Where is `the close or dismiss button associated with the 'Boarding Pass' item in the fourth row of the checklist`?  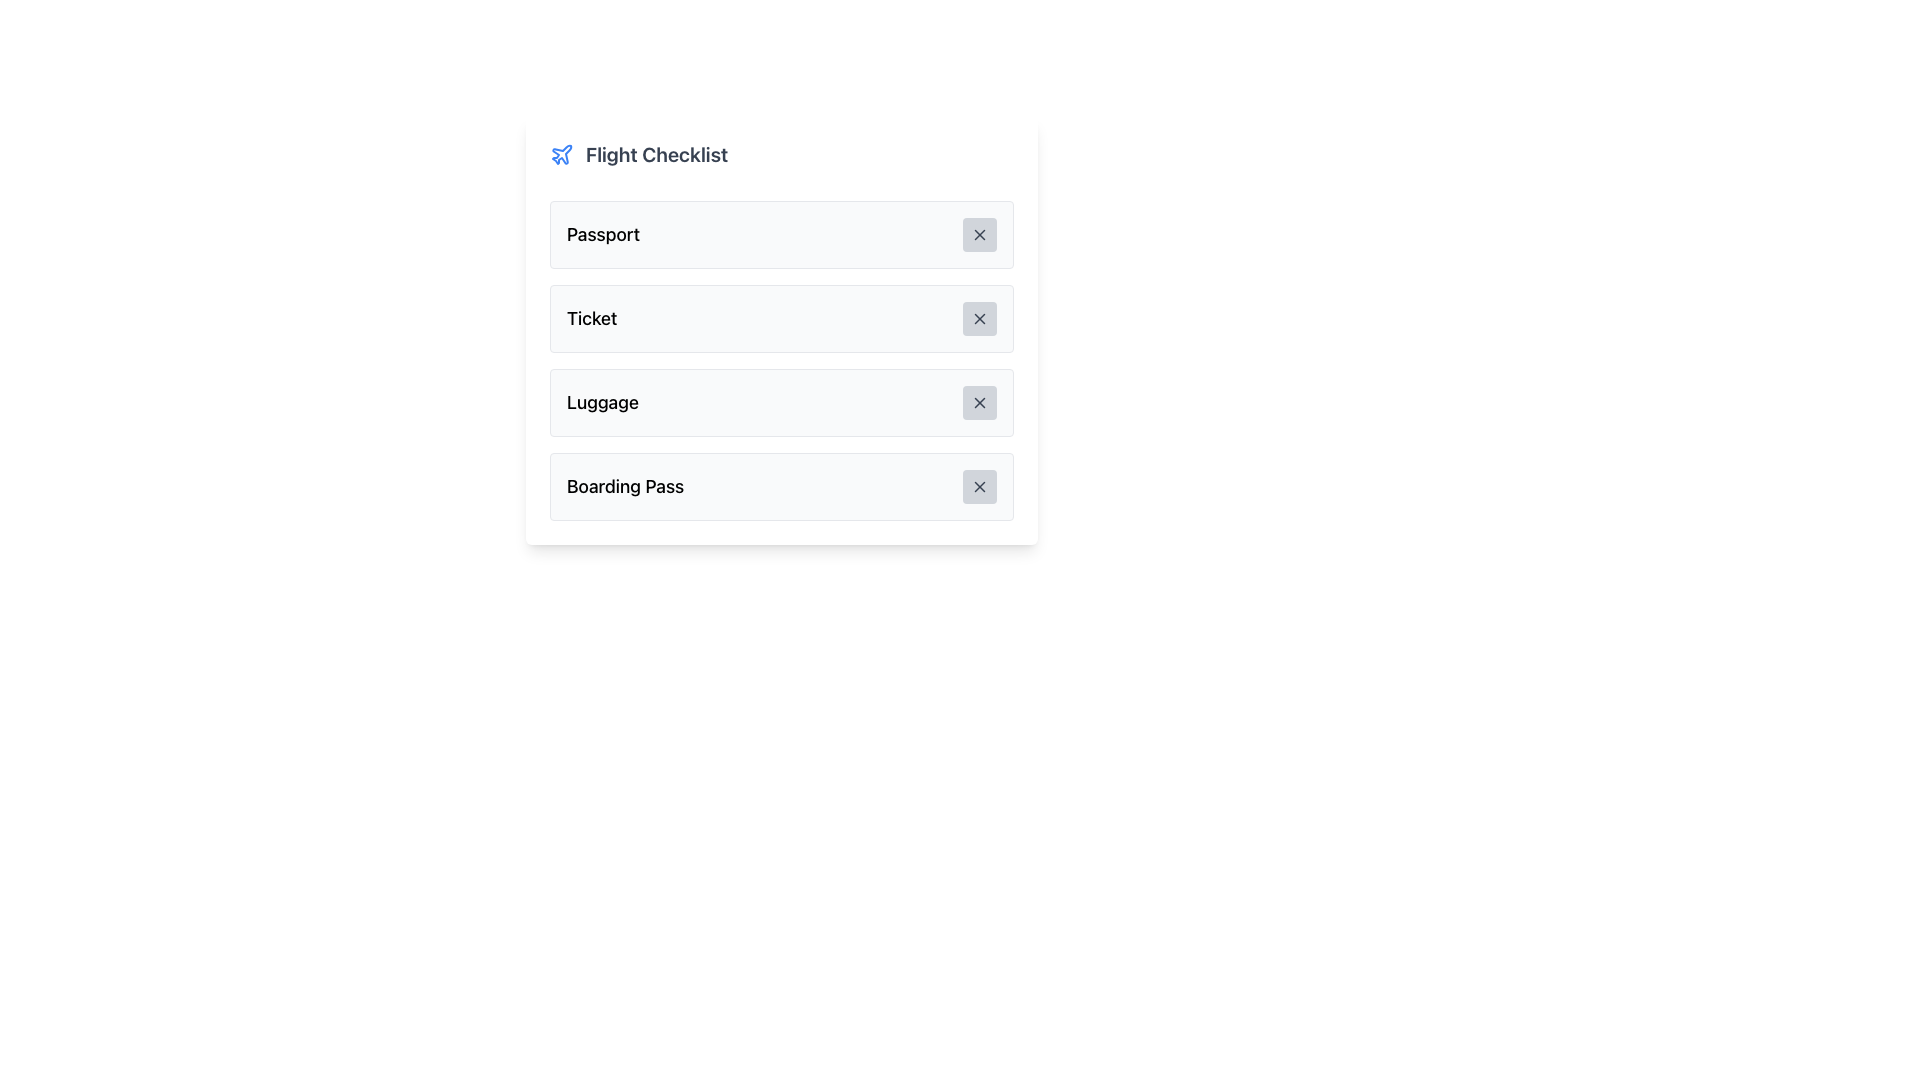 the close or dismiss button associated with the 'Boarding Pass' item in the fourth row of the checklist is located at coordinates (979, 486).